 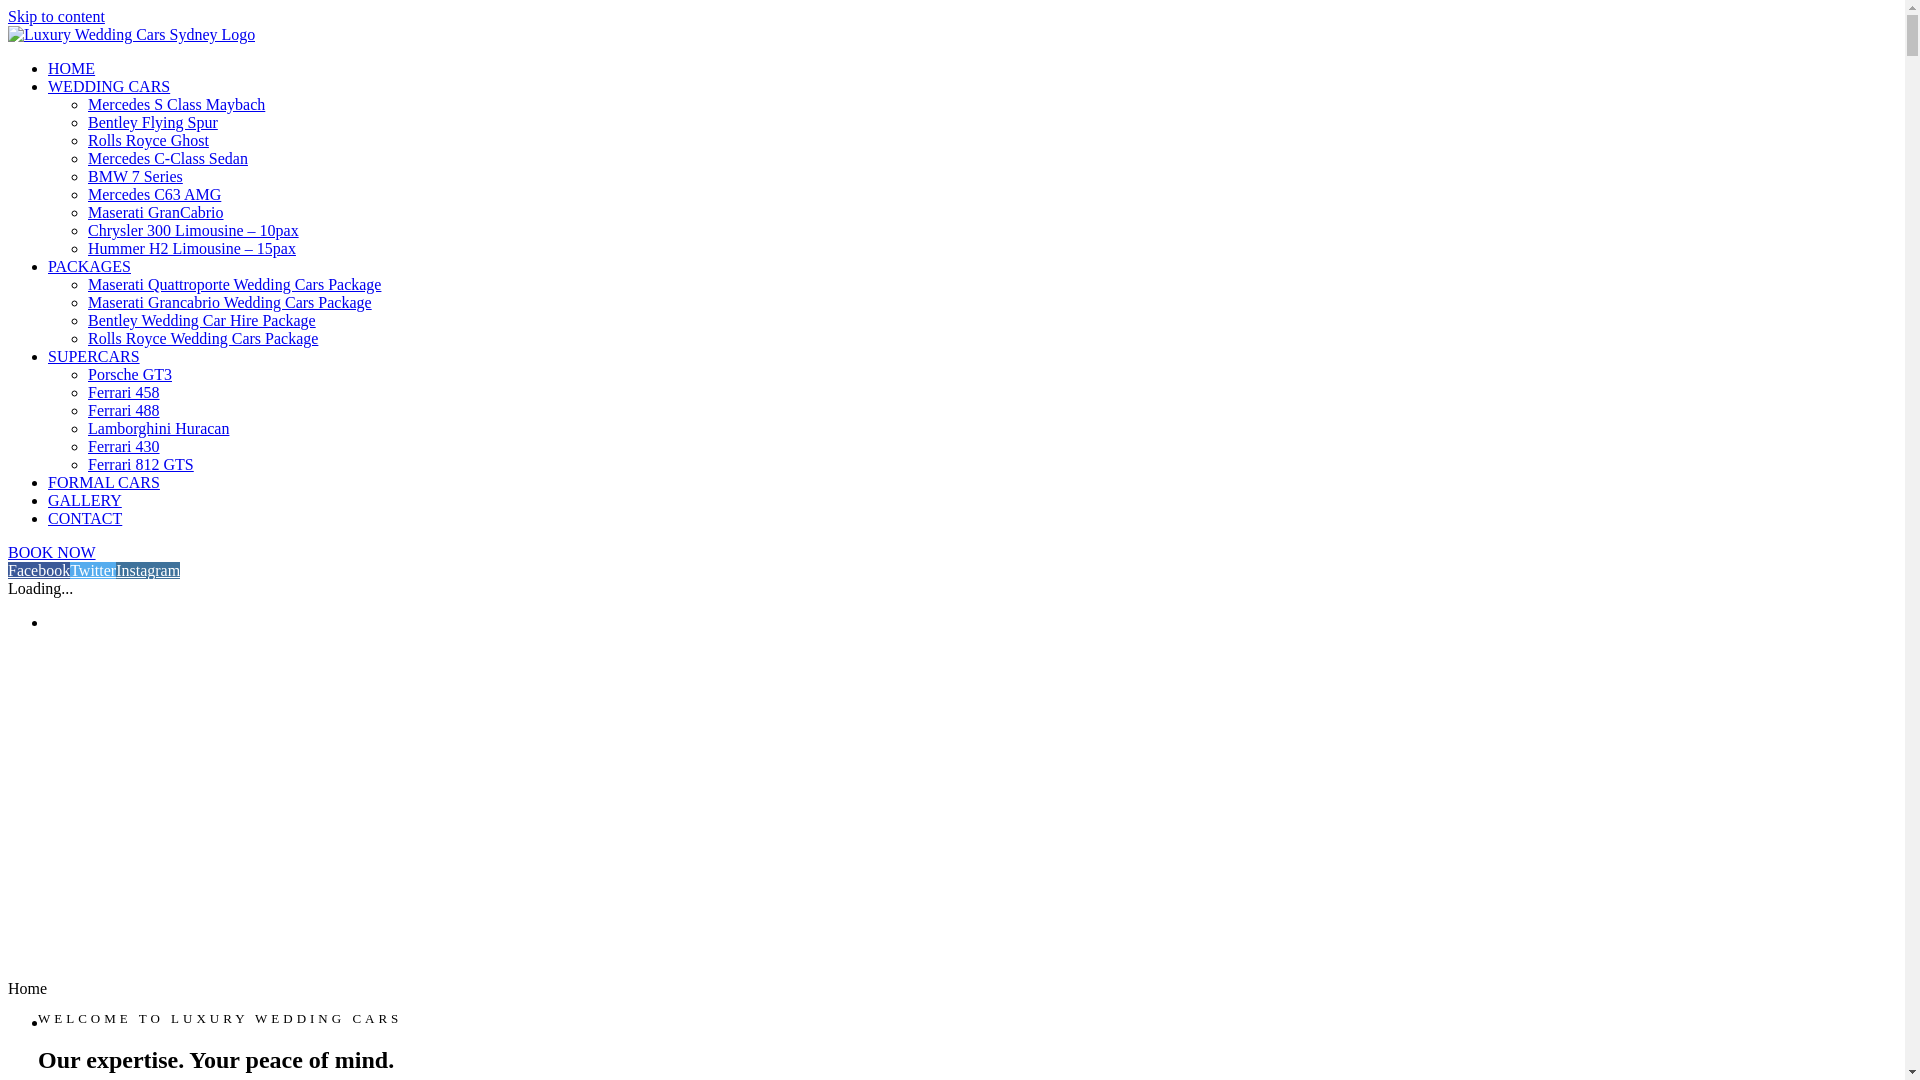 What do you see at coordinates (147, 139) in the screenshot?
I see `'Rolls Royce Ghost'` at bounding box center [147, 139].